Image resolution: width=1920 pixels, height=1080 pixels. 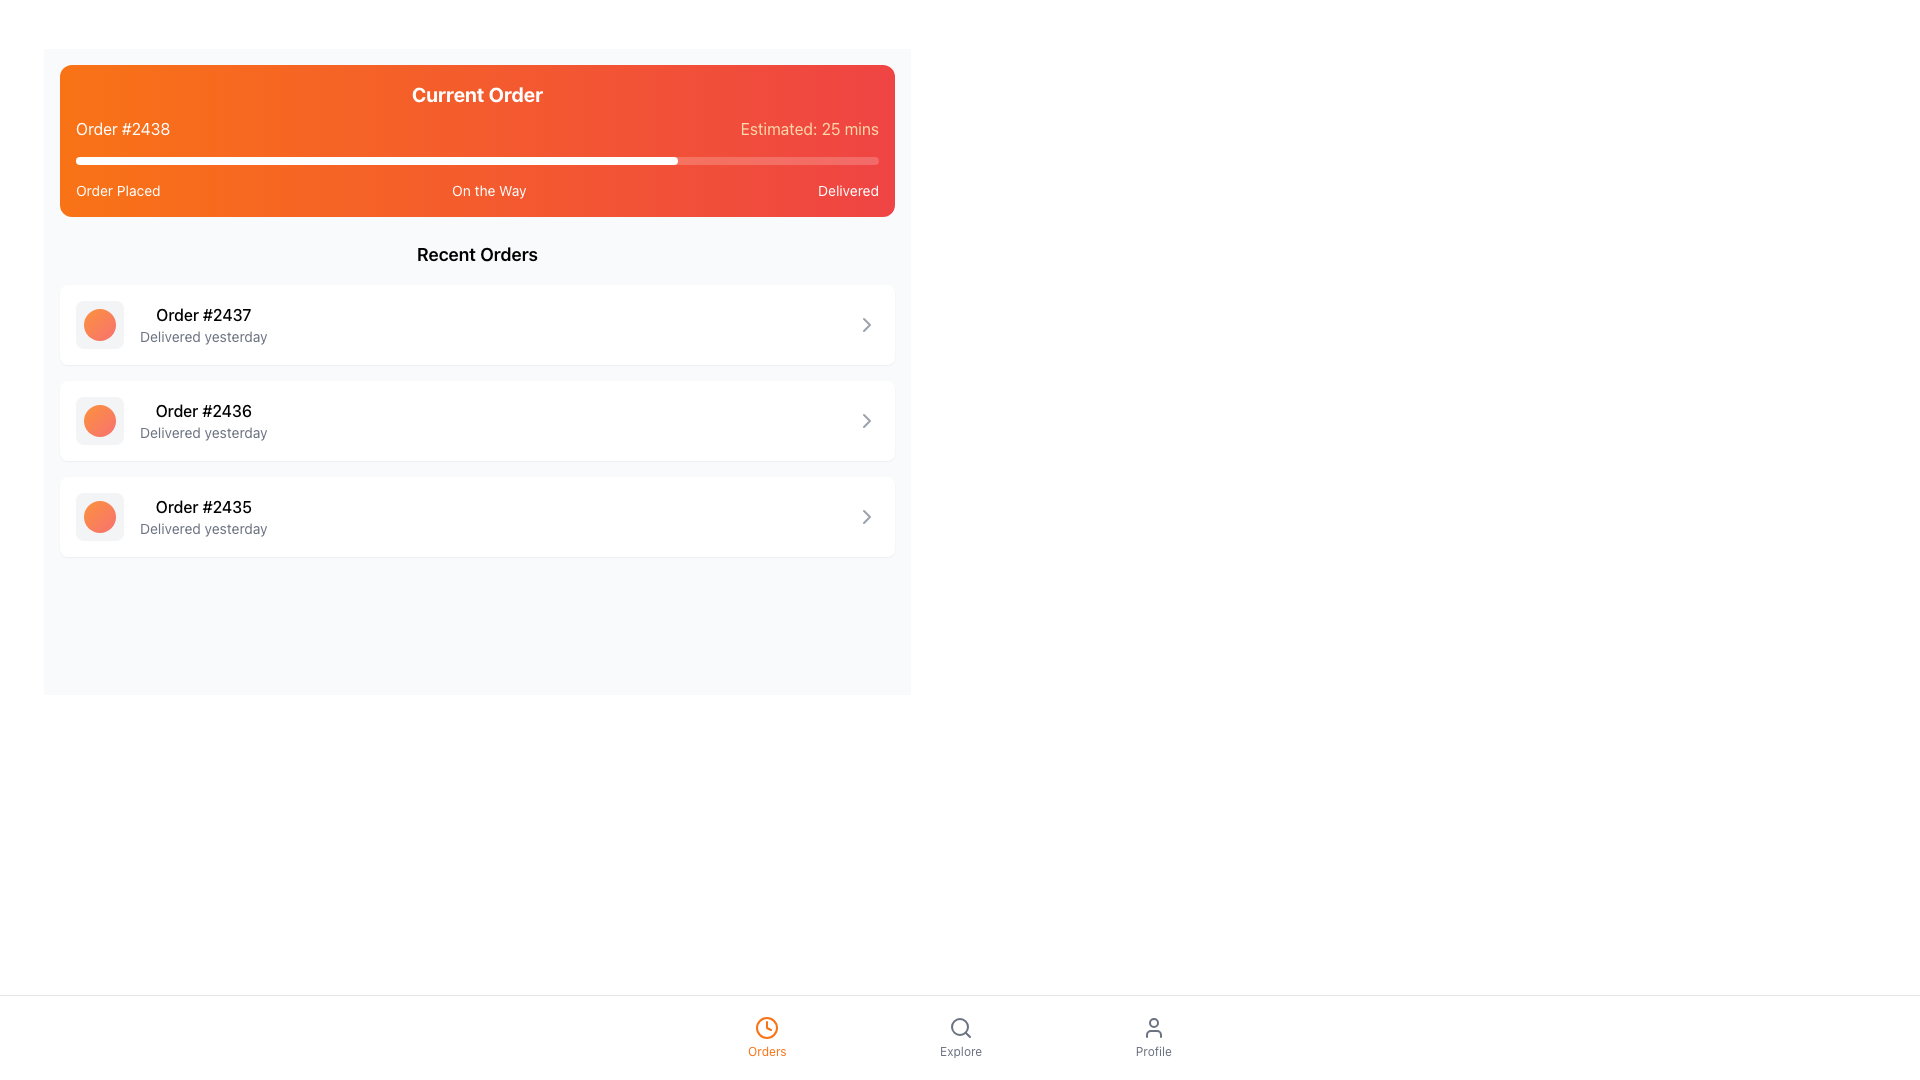 I want to click on on the first list item in the 'Recent Orders' section, which contains order number #2437 and the delivery status 'Delivered yesterday', so click(x=171, y=323).